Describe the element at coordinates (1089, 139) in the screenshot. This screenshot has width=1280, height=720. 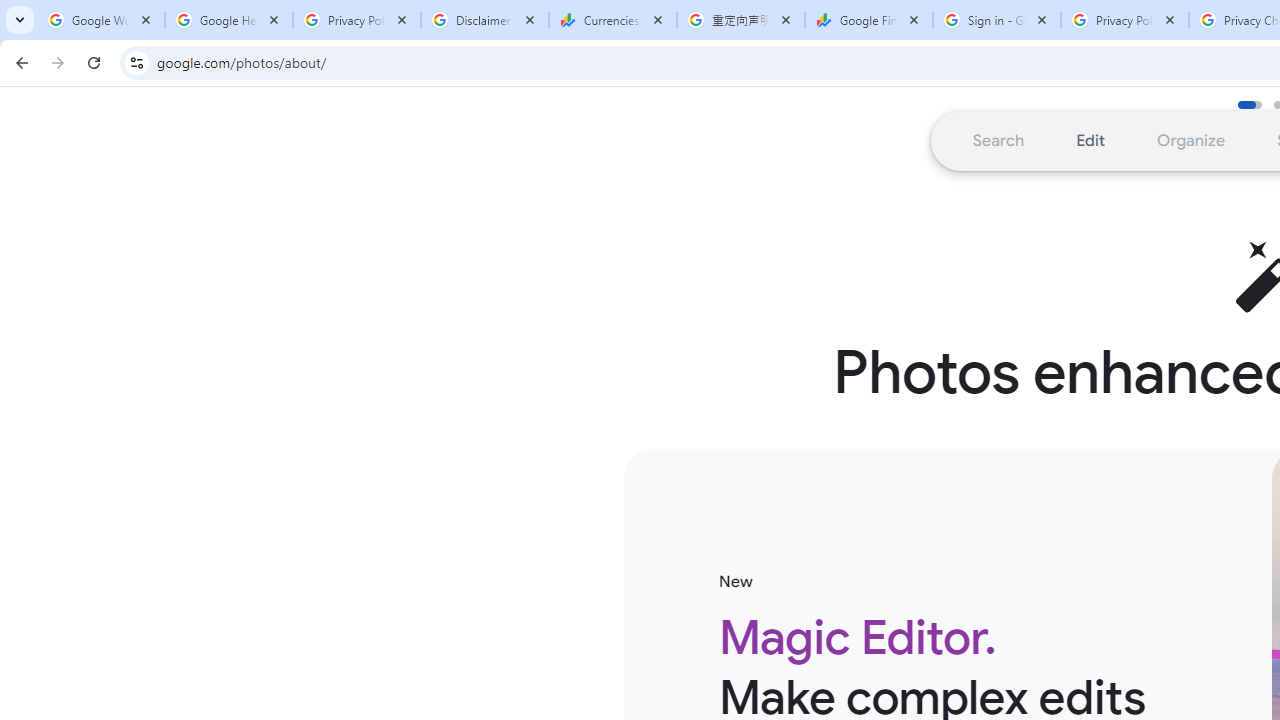
I see `'Go to section: Edit'` at that location.